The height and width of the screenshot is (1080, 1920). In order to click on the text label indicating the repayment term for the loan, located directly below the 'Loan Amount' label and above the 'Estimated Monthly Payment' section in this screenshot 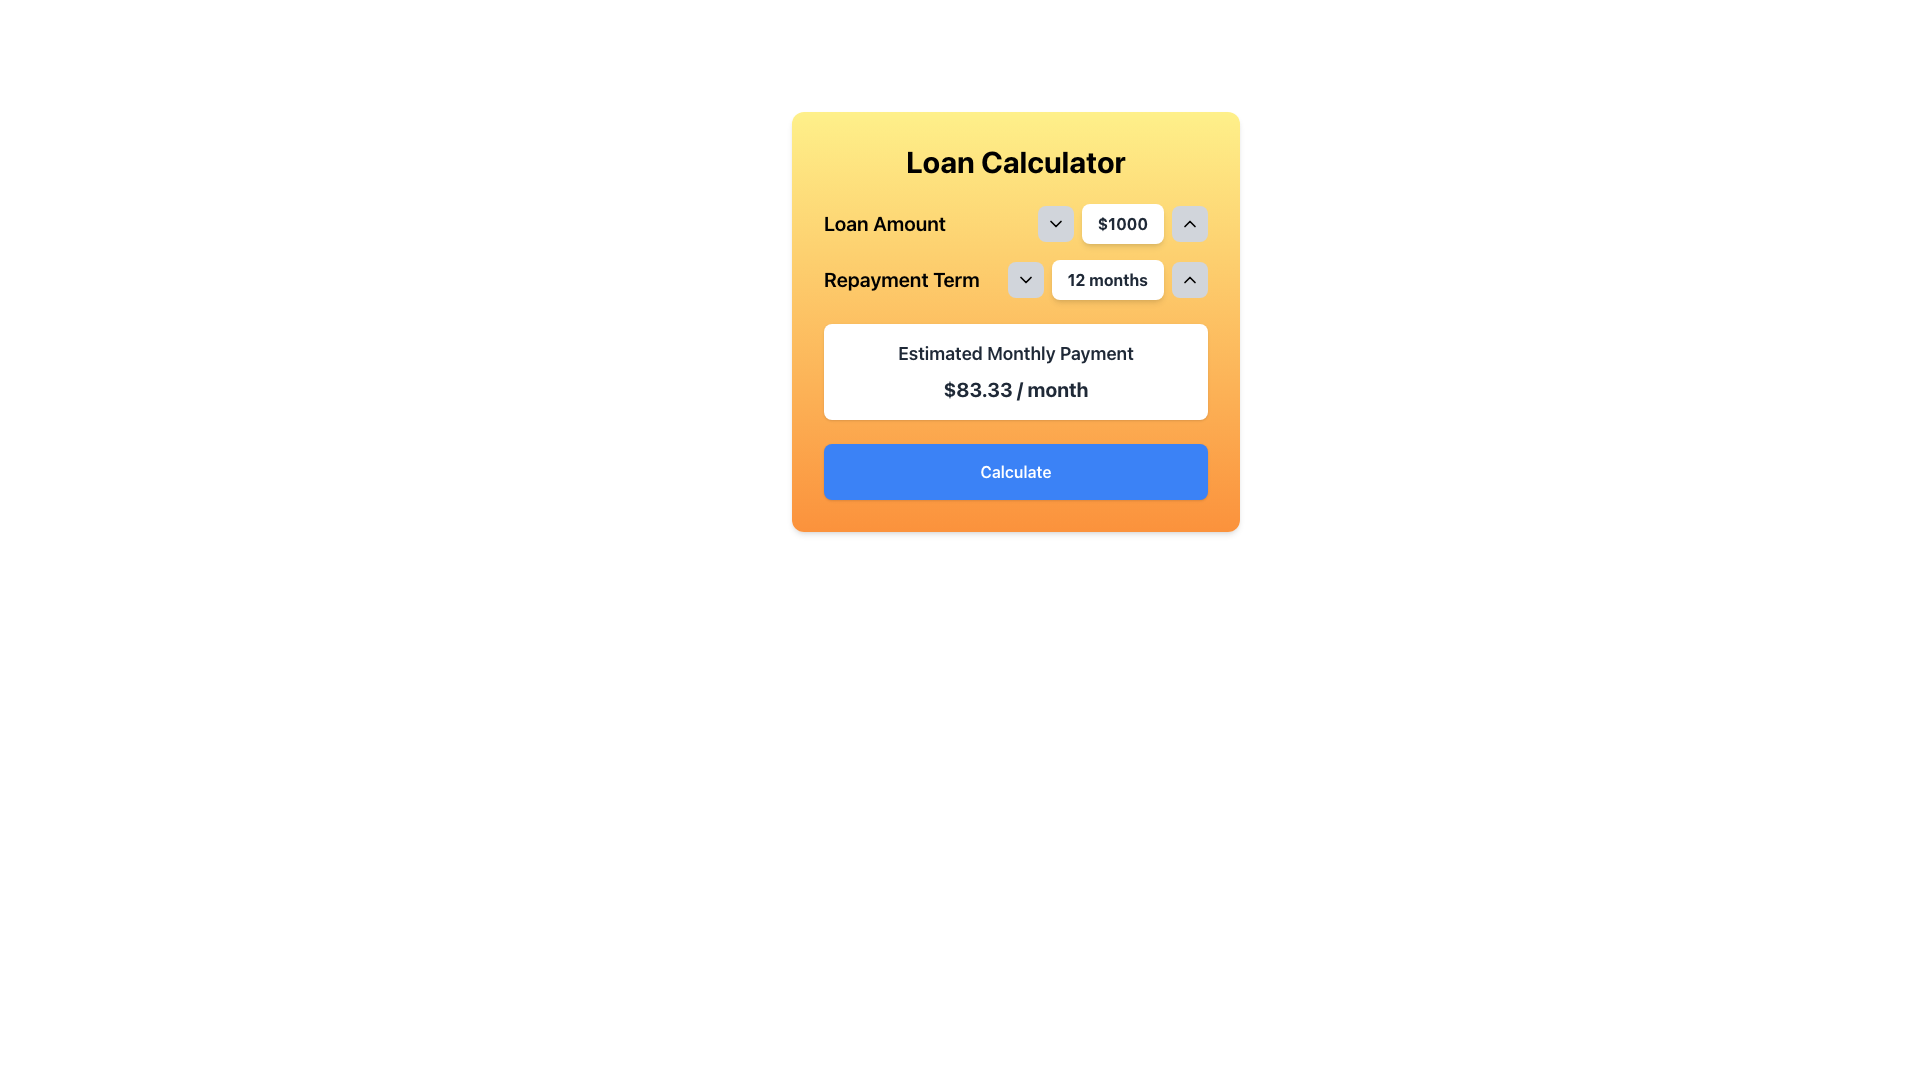, I will do `click(900, 280)`.